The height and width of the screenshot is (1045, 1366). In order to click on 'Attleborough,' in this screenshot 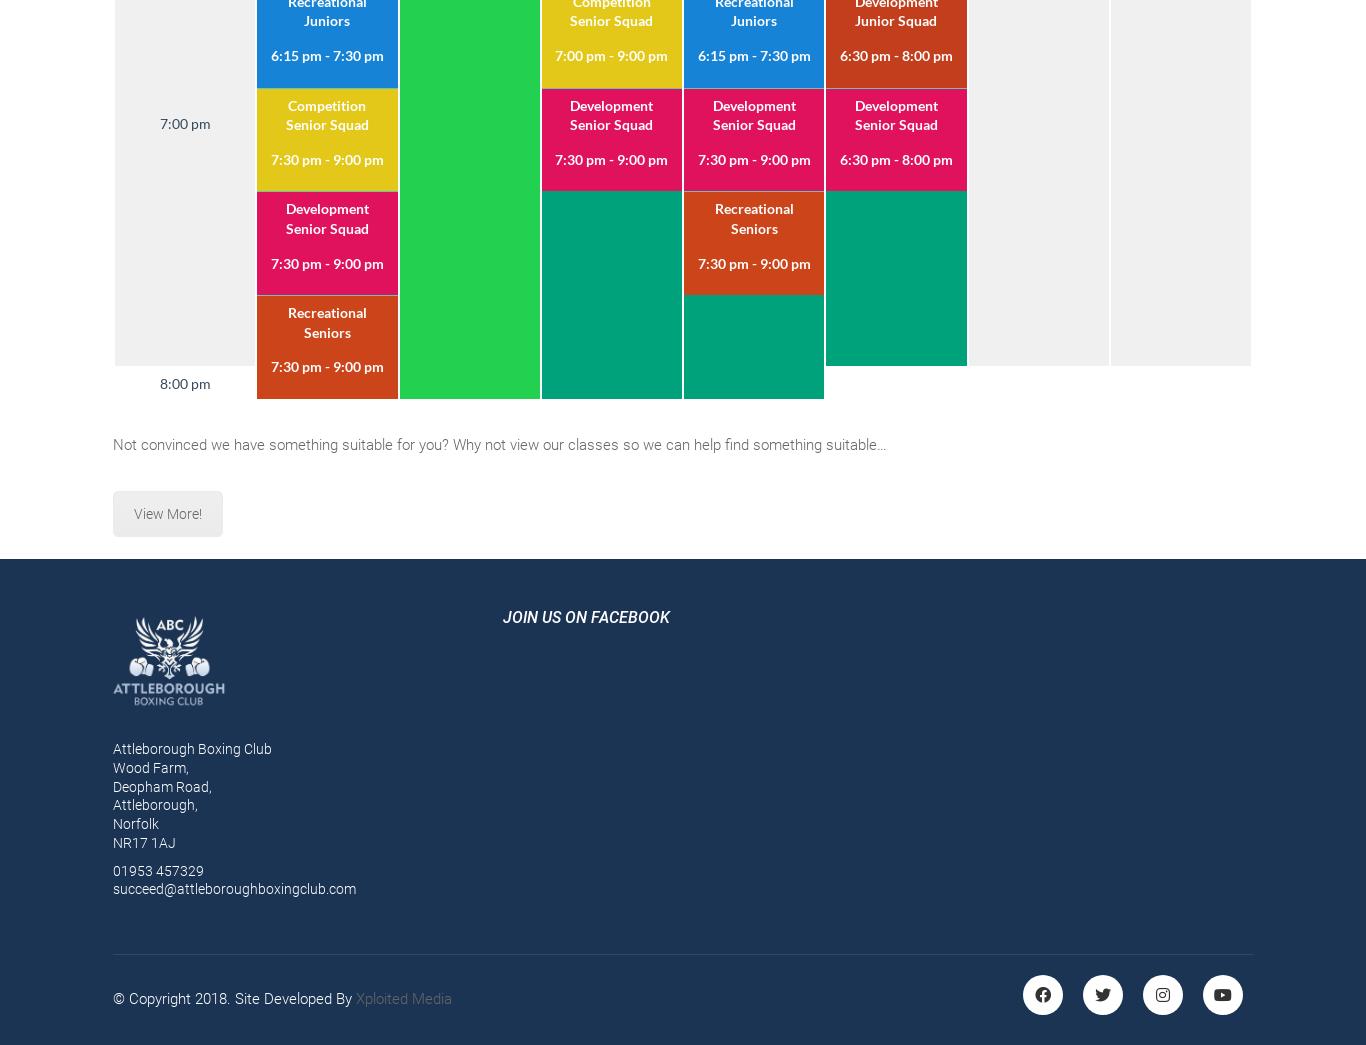, I will do `click(154, 804)`.